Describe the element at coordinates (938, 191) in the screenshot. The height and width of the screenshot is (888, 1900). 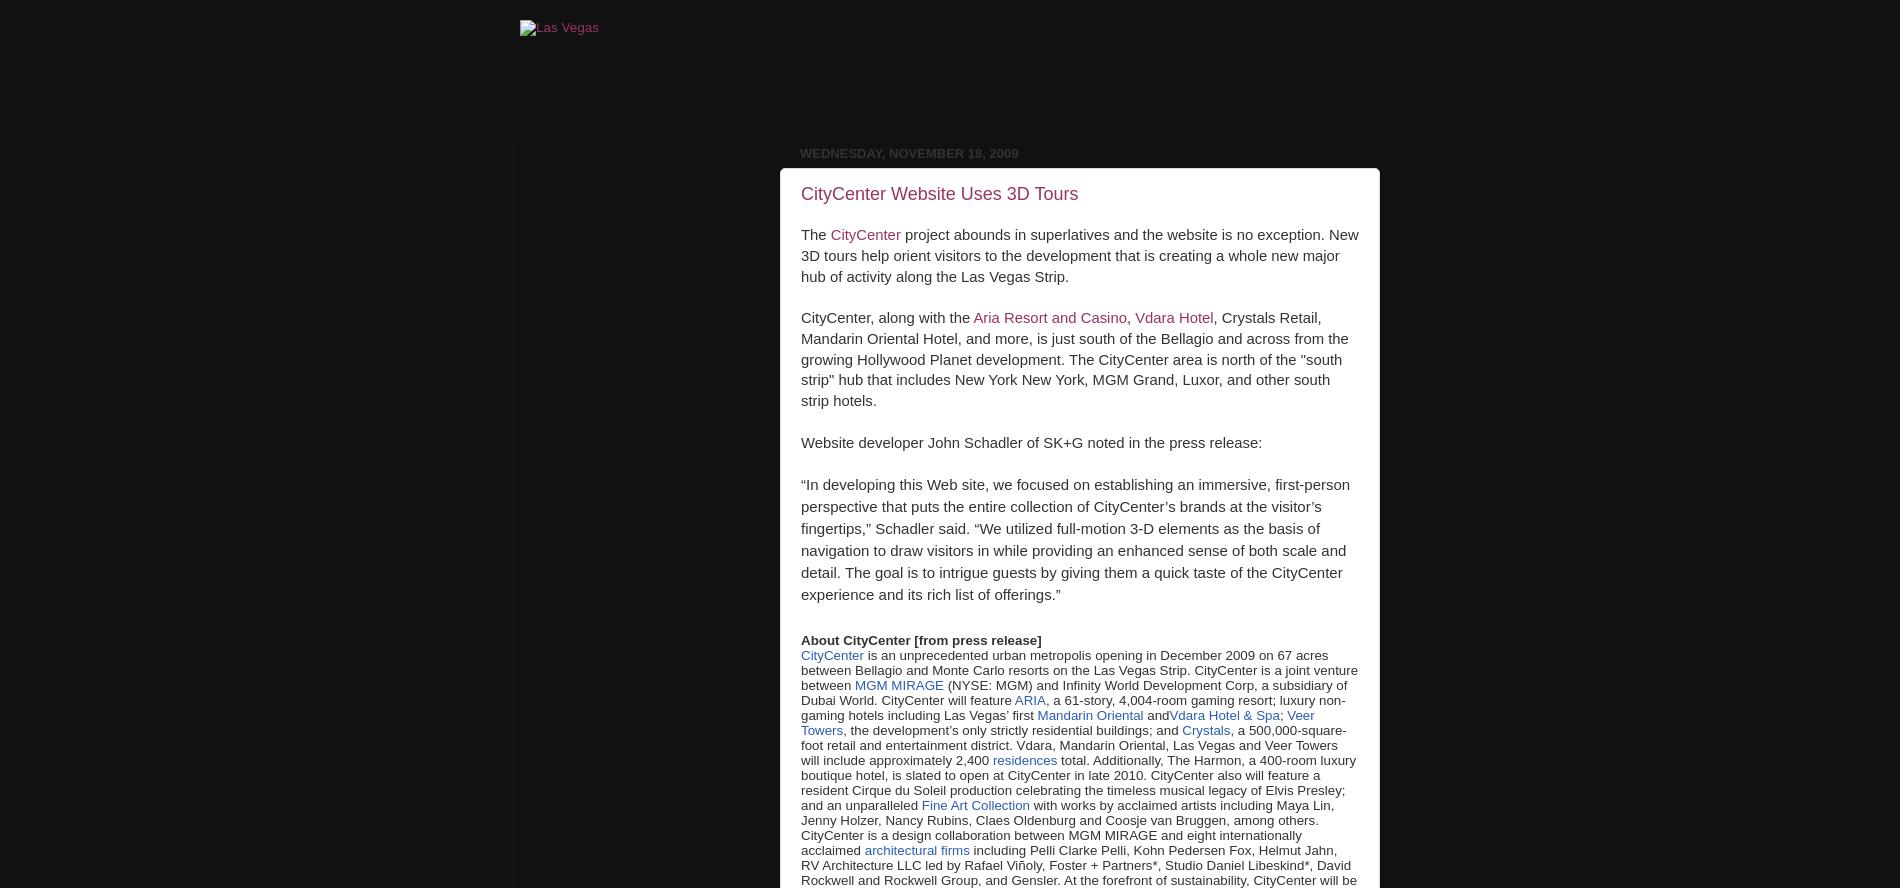
I see `'CityCenter Website Uses 3D Tours'` at that location.